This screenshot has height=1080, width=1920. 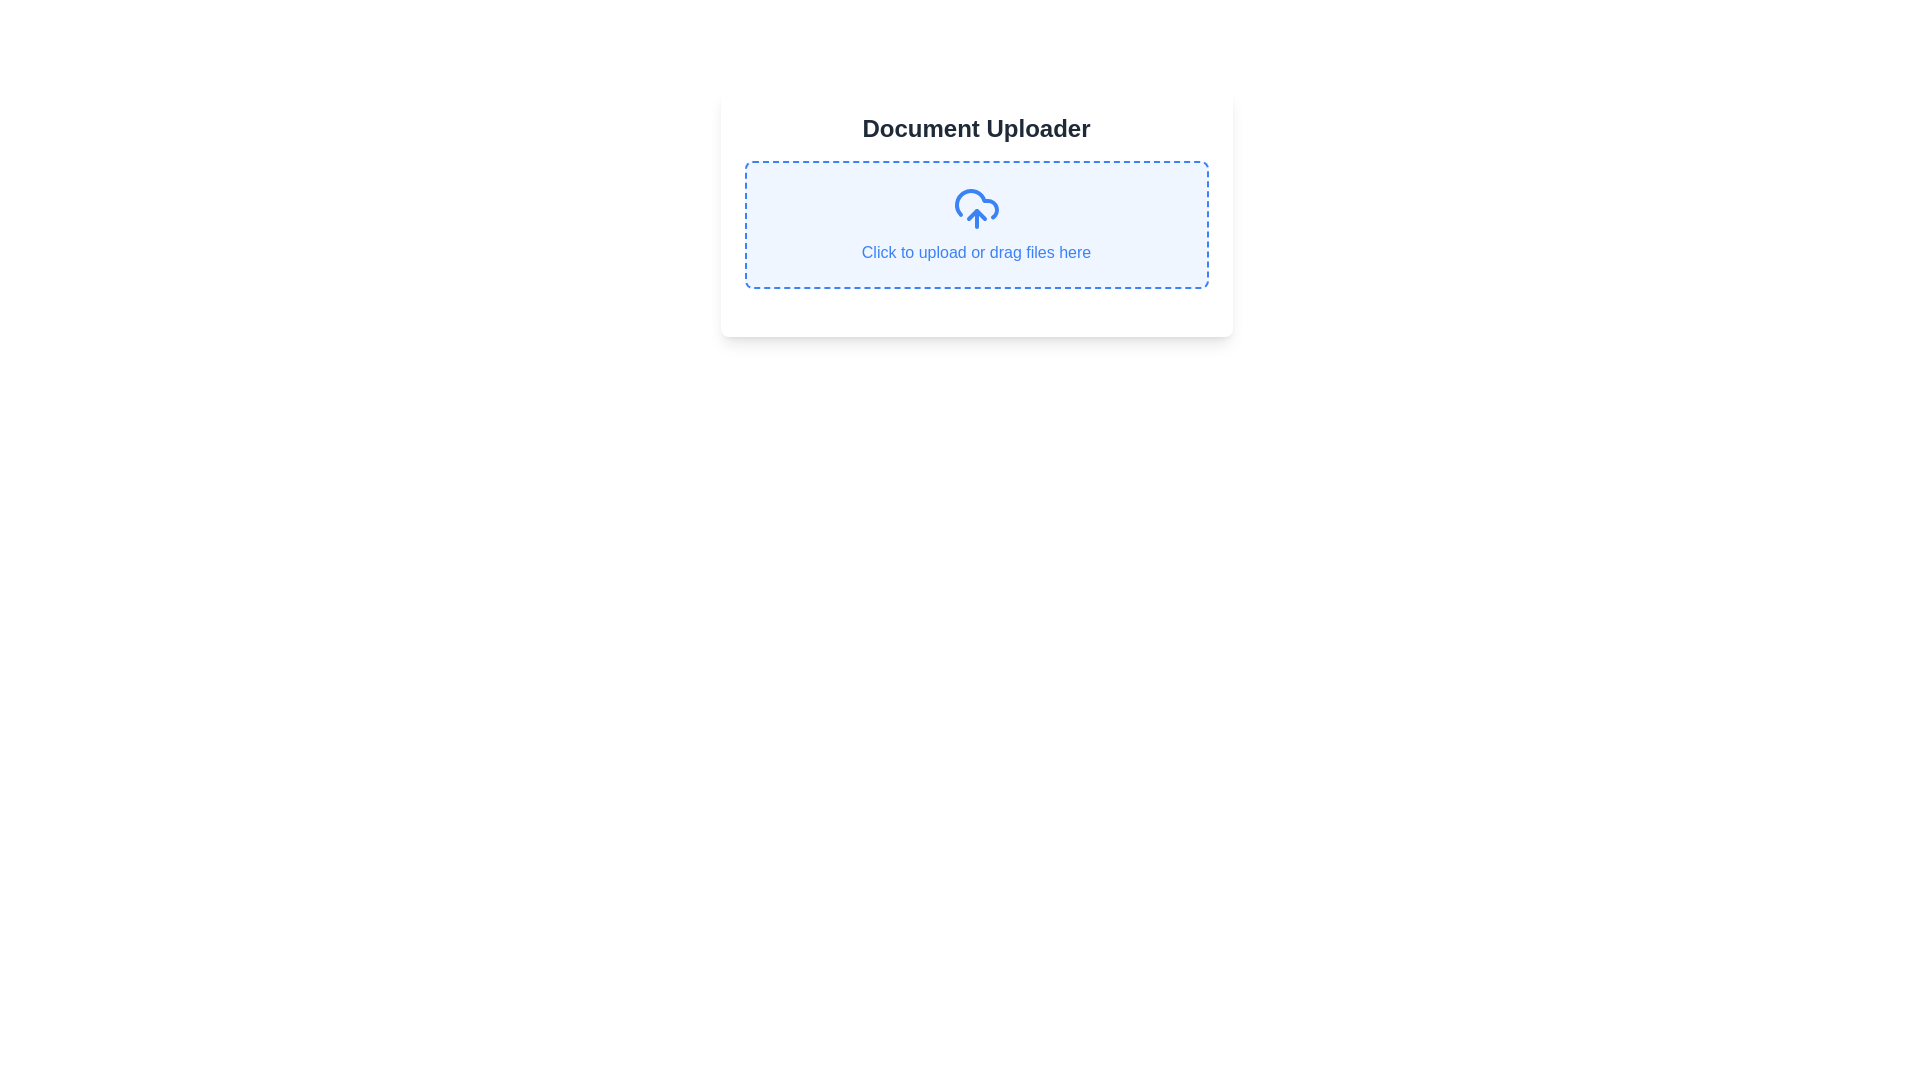 I want to click on the text element that provides instructions for users to upload files, which is located below an upload icon in the upload box, so click(x=976, y=252).